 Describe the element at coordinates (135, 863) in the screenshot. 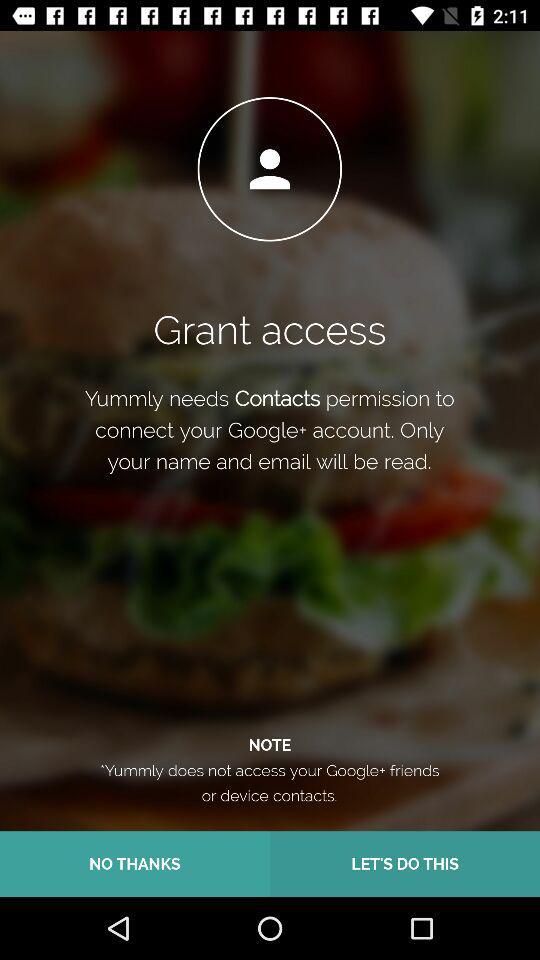

I see `the icon at the bottom left corner` at that location.